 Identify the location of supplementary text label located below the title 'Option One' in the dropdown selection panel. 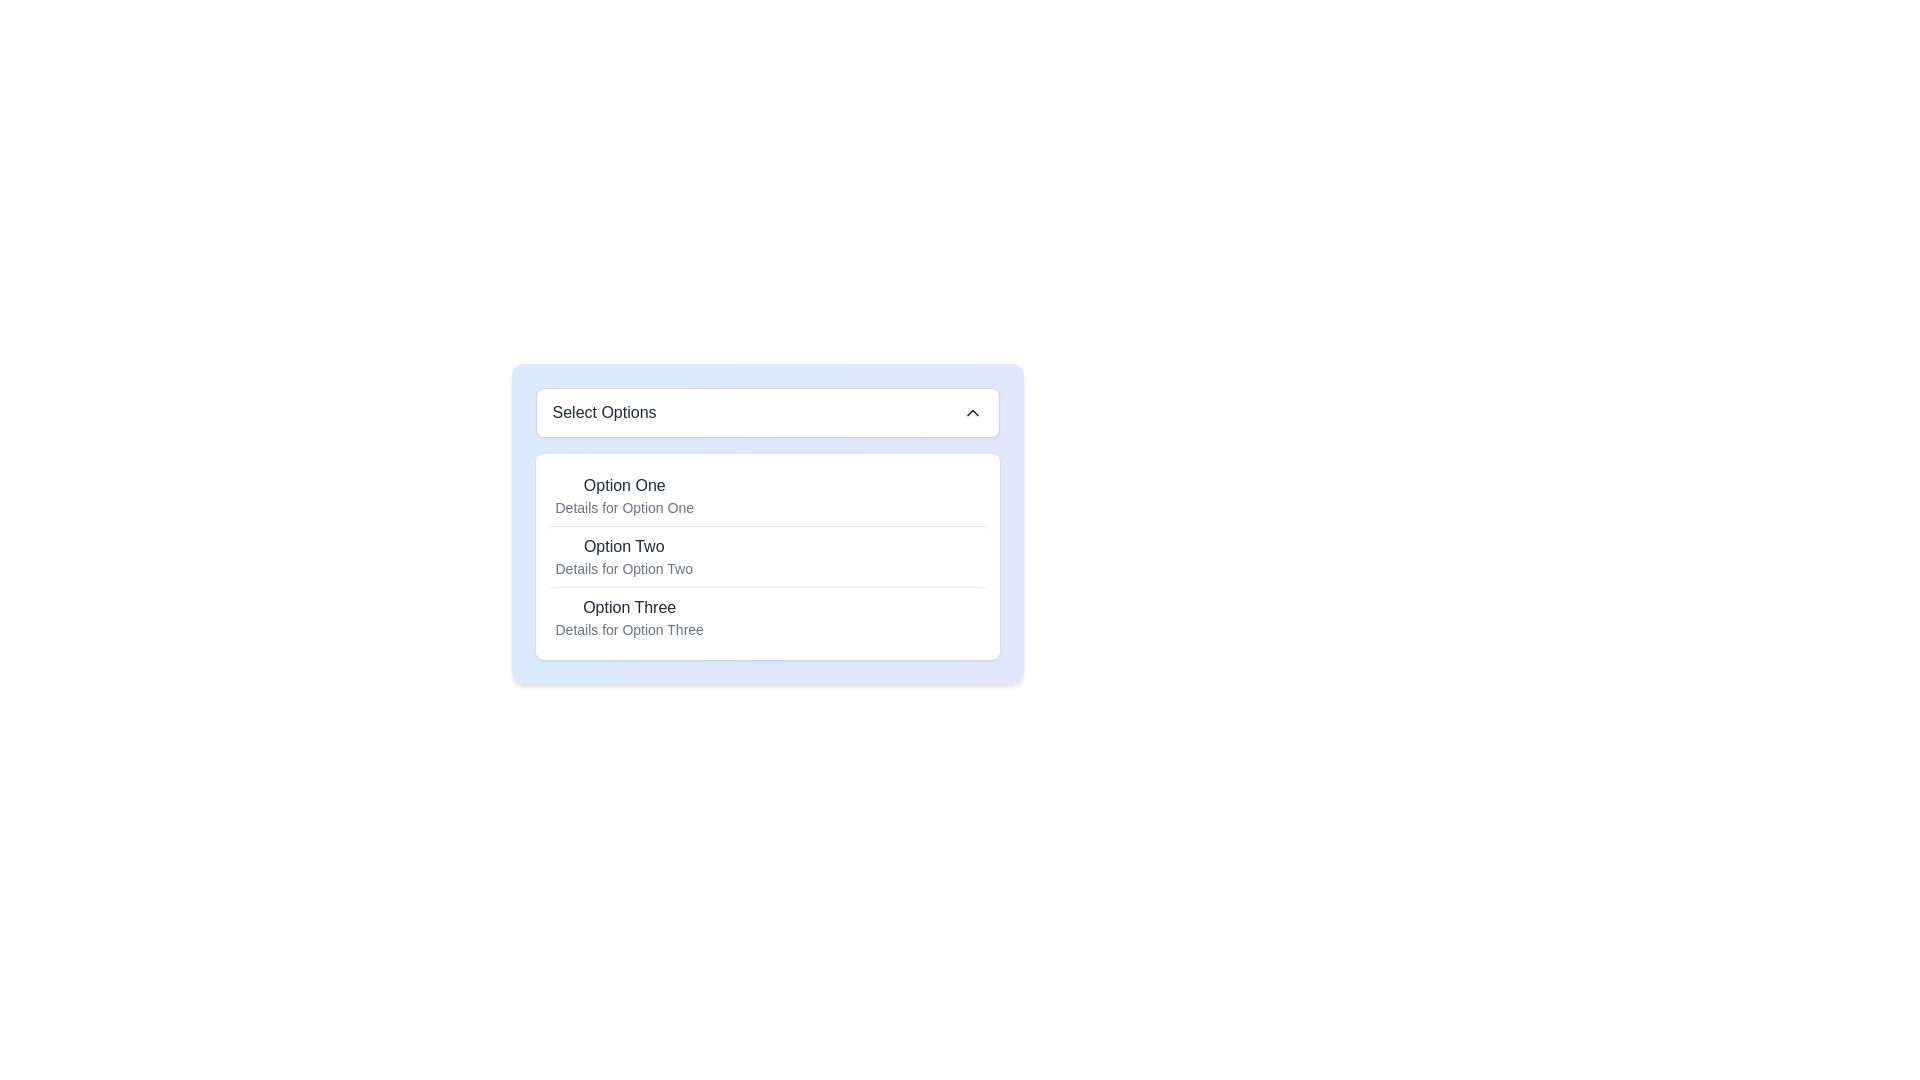
(623, 507).